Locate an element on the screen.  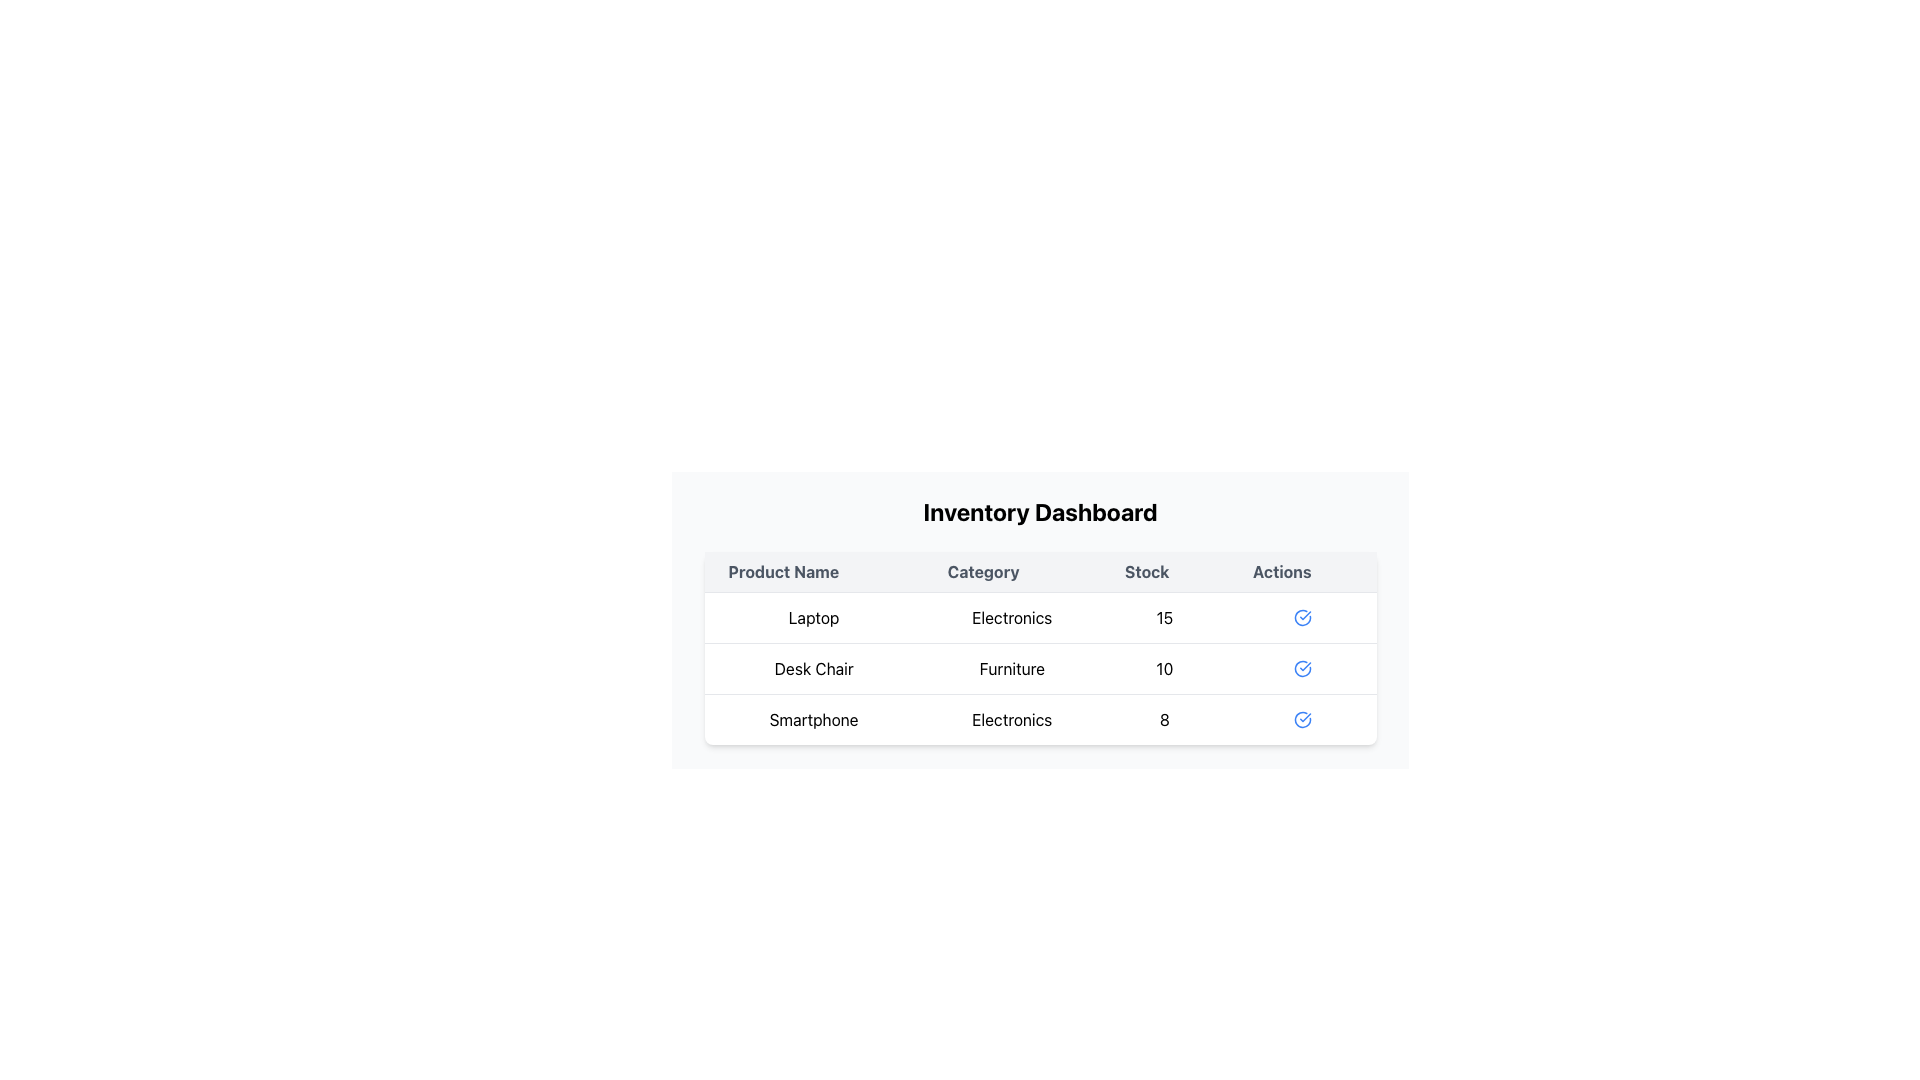
the numeric text '8' in the last column under the 'Stock' header of the table, which is aligned with the row containing 'Smartphone' in the 'Product Name' column is located at coordinates (1164, 718).